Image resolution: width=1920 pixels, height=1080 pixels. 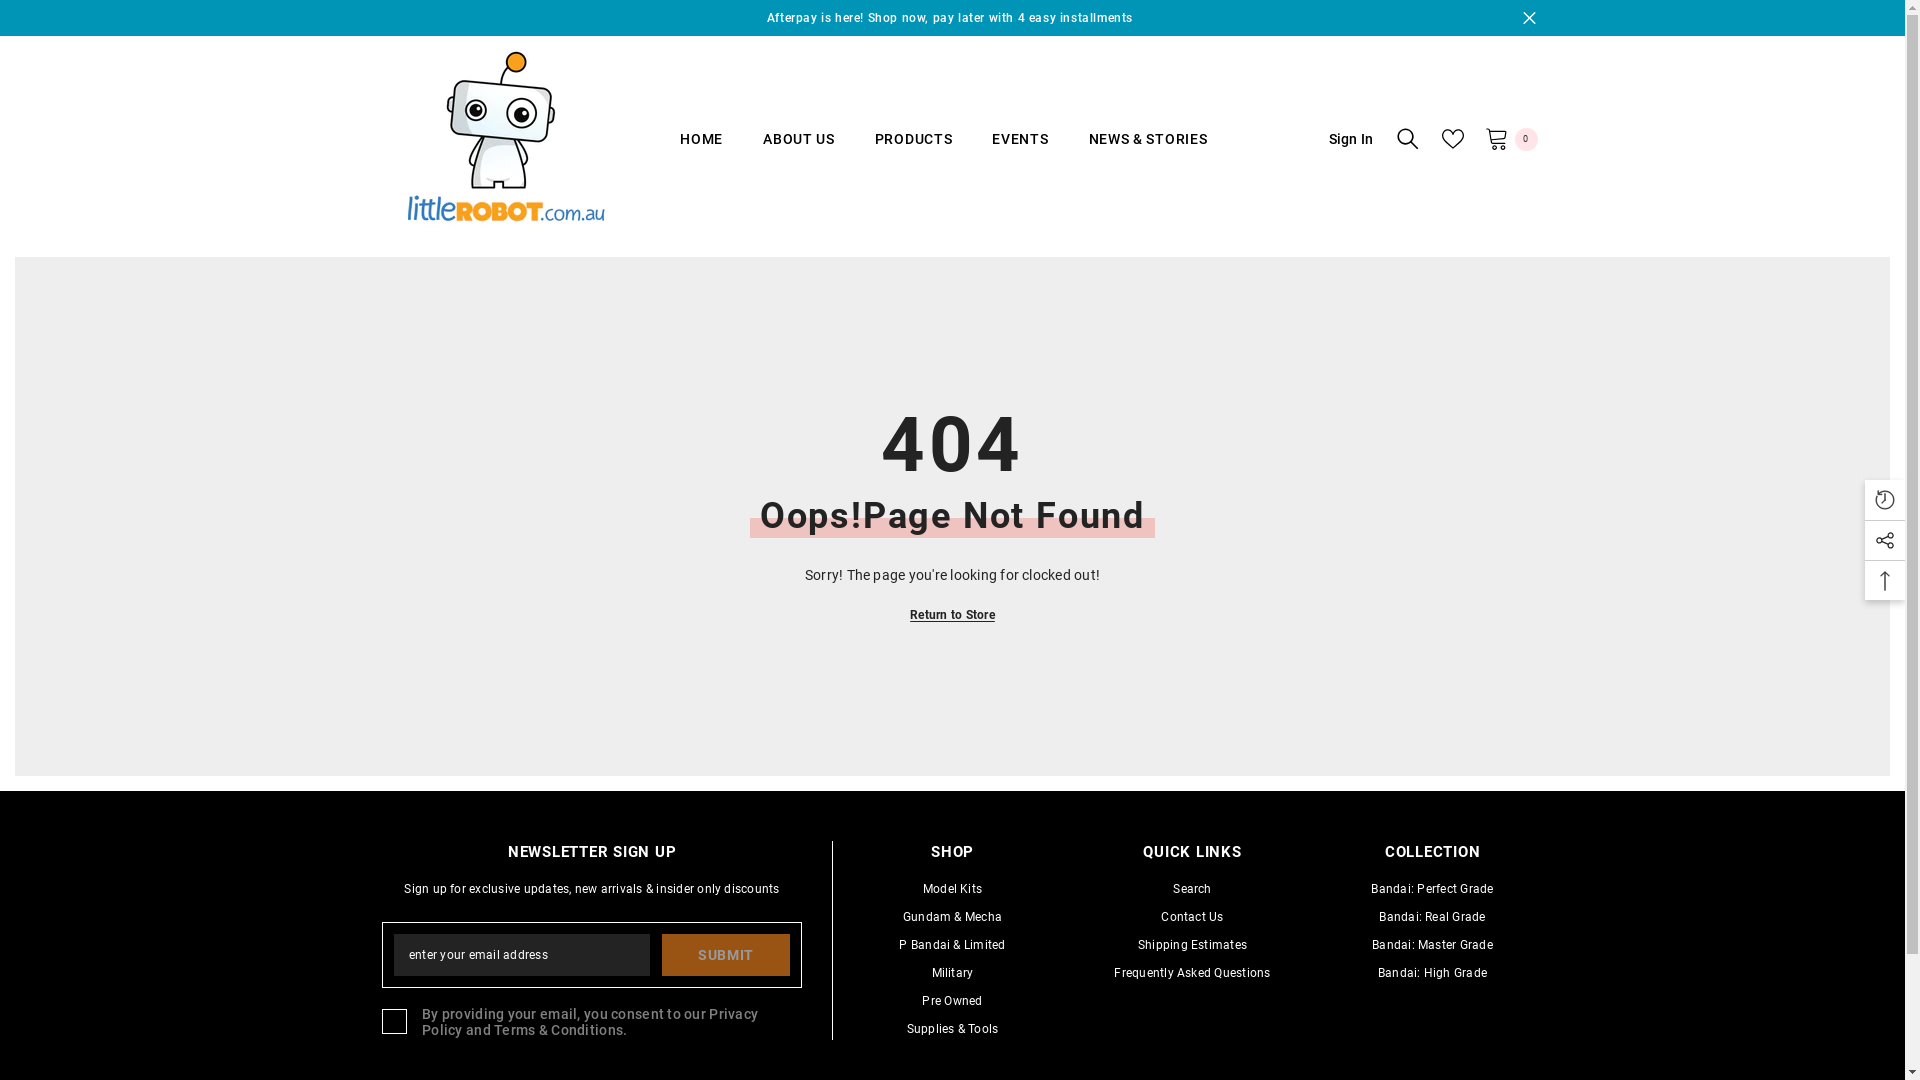 What do you see at coordinates (952, 1029) in the screenshot?
I see `'Supplies & Tools'` at bounding box center [952, 1029].